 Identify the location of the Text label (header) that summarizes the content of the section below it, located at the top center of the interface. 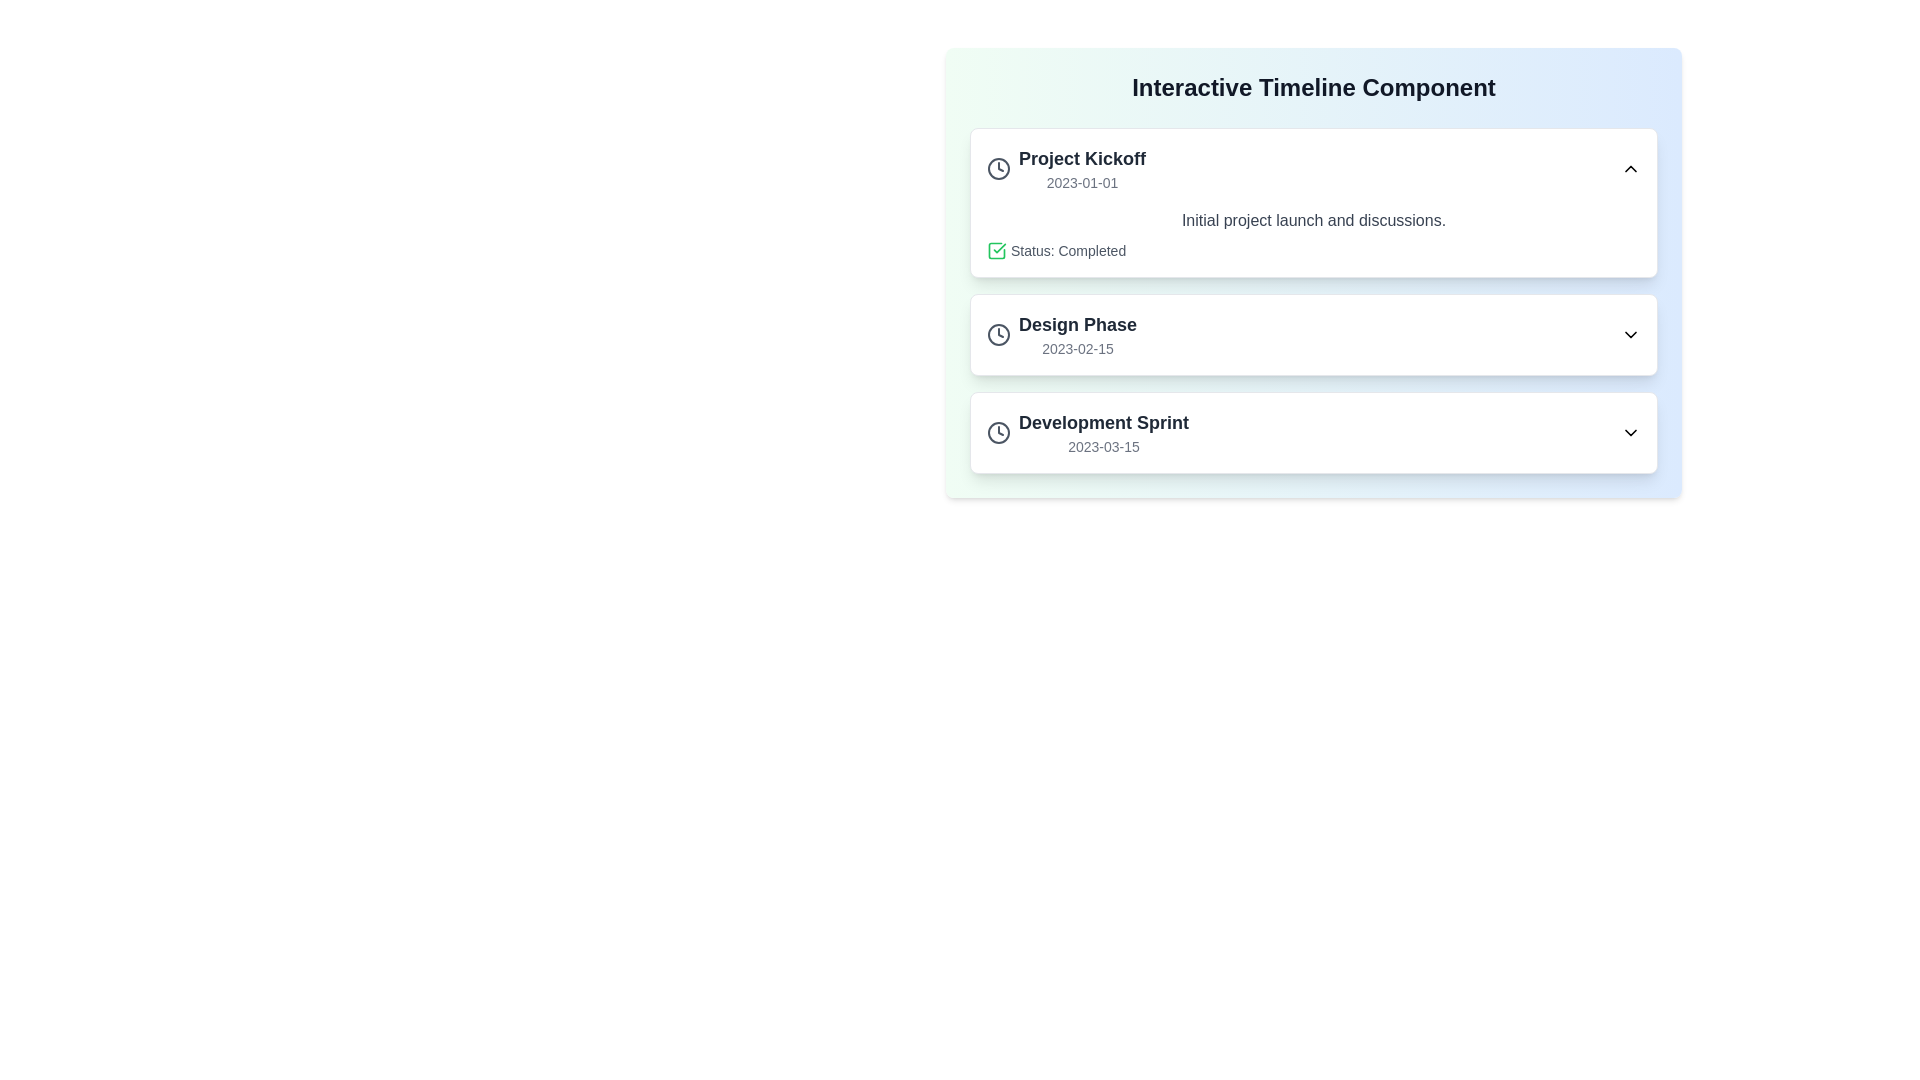
(1314, 87).